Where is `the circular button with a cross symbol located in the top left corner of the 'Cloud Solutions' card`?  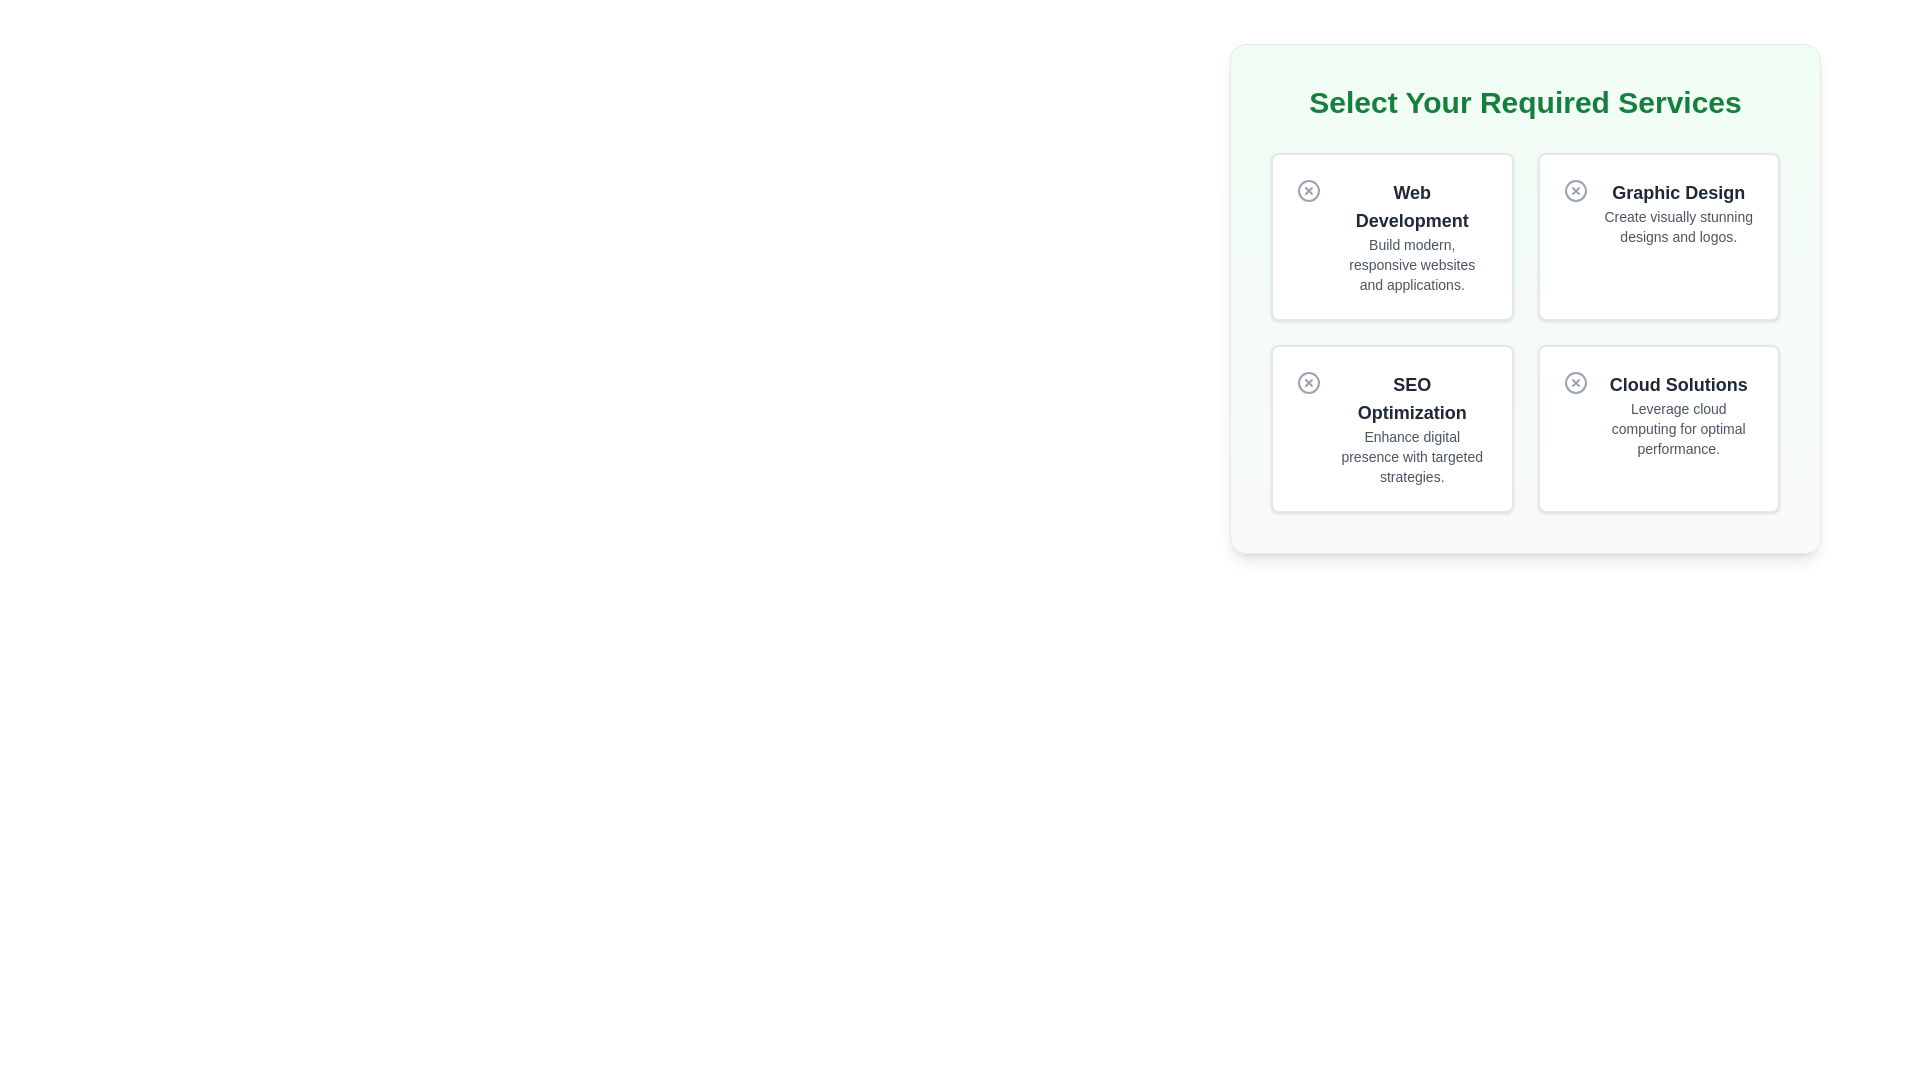 the circular button with a cross symbol located in the top left corner of the 'Cloud Solutions' card is located at coordinates (1574, 382).